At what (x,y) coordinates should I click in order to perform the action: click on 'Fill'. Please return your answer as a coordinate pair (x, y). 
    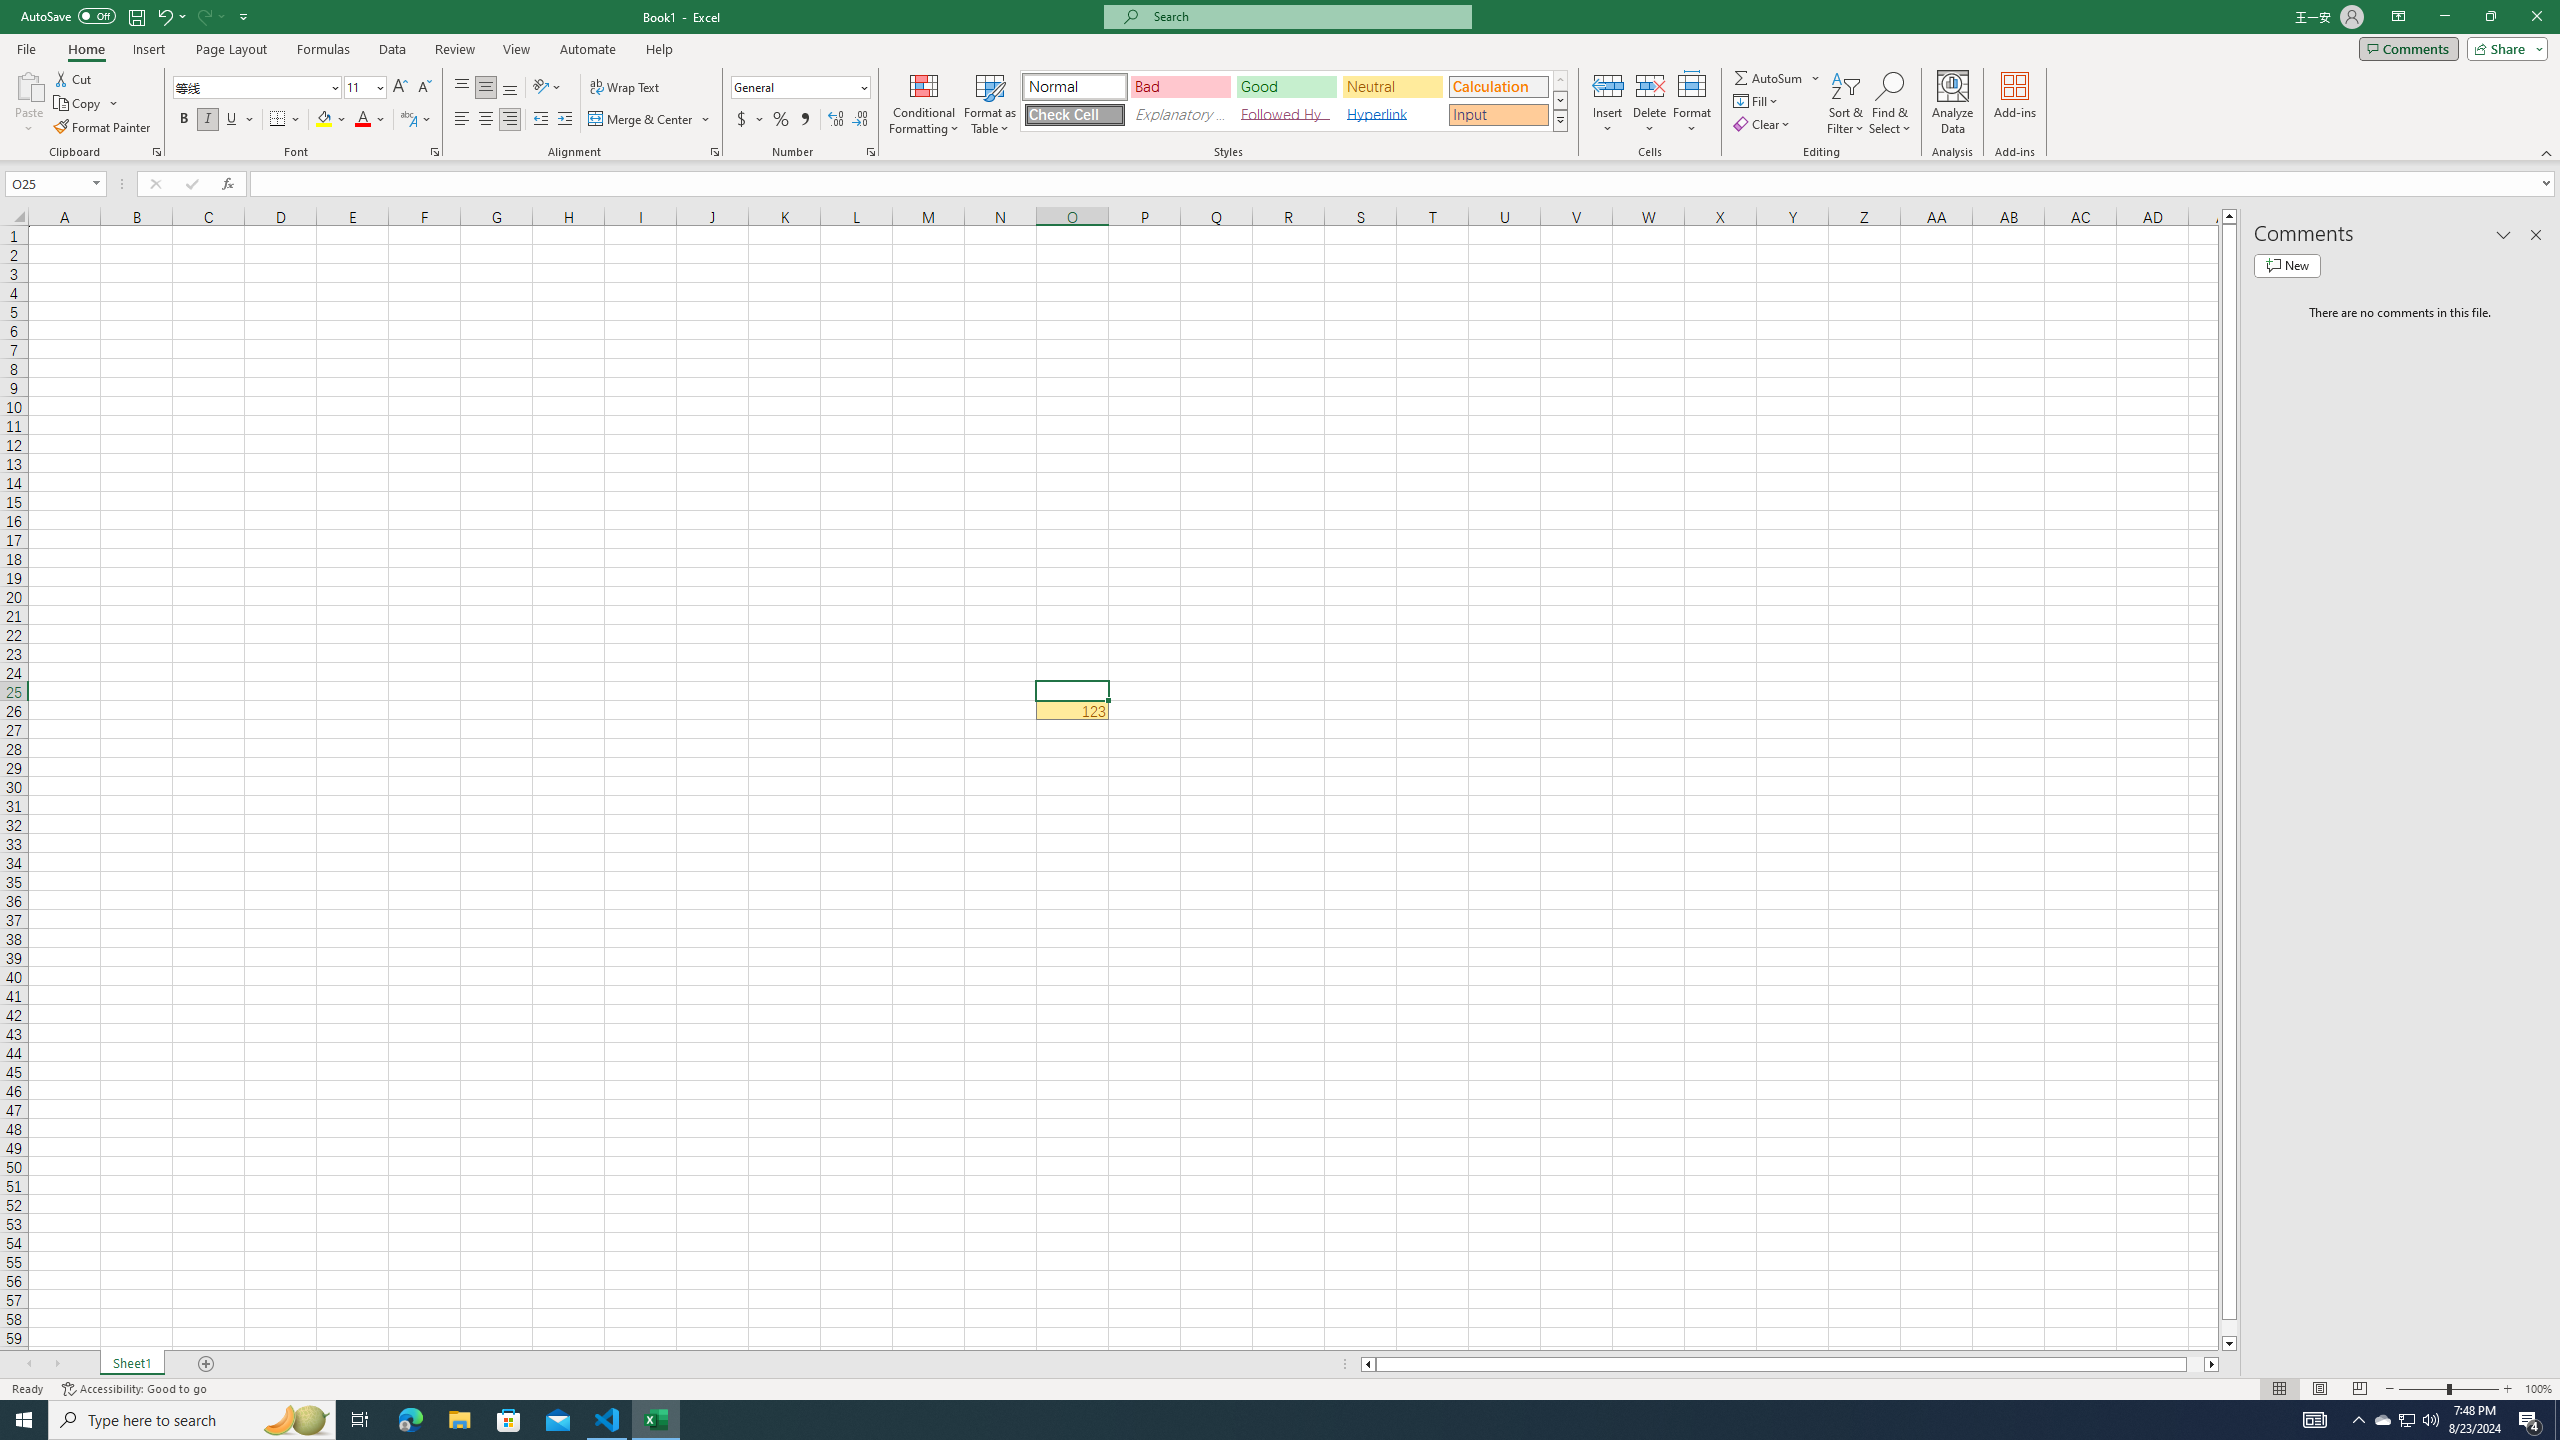
    Looking at the image, I should click on (1756, 99).